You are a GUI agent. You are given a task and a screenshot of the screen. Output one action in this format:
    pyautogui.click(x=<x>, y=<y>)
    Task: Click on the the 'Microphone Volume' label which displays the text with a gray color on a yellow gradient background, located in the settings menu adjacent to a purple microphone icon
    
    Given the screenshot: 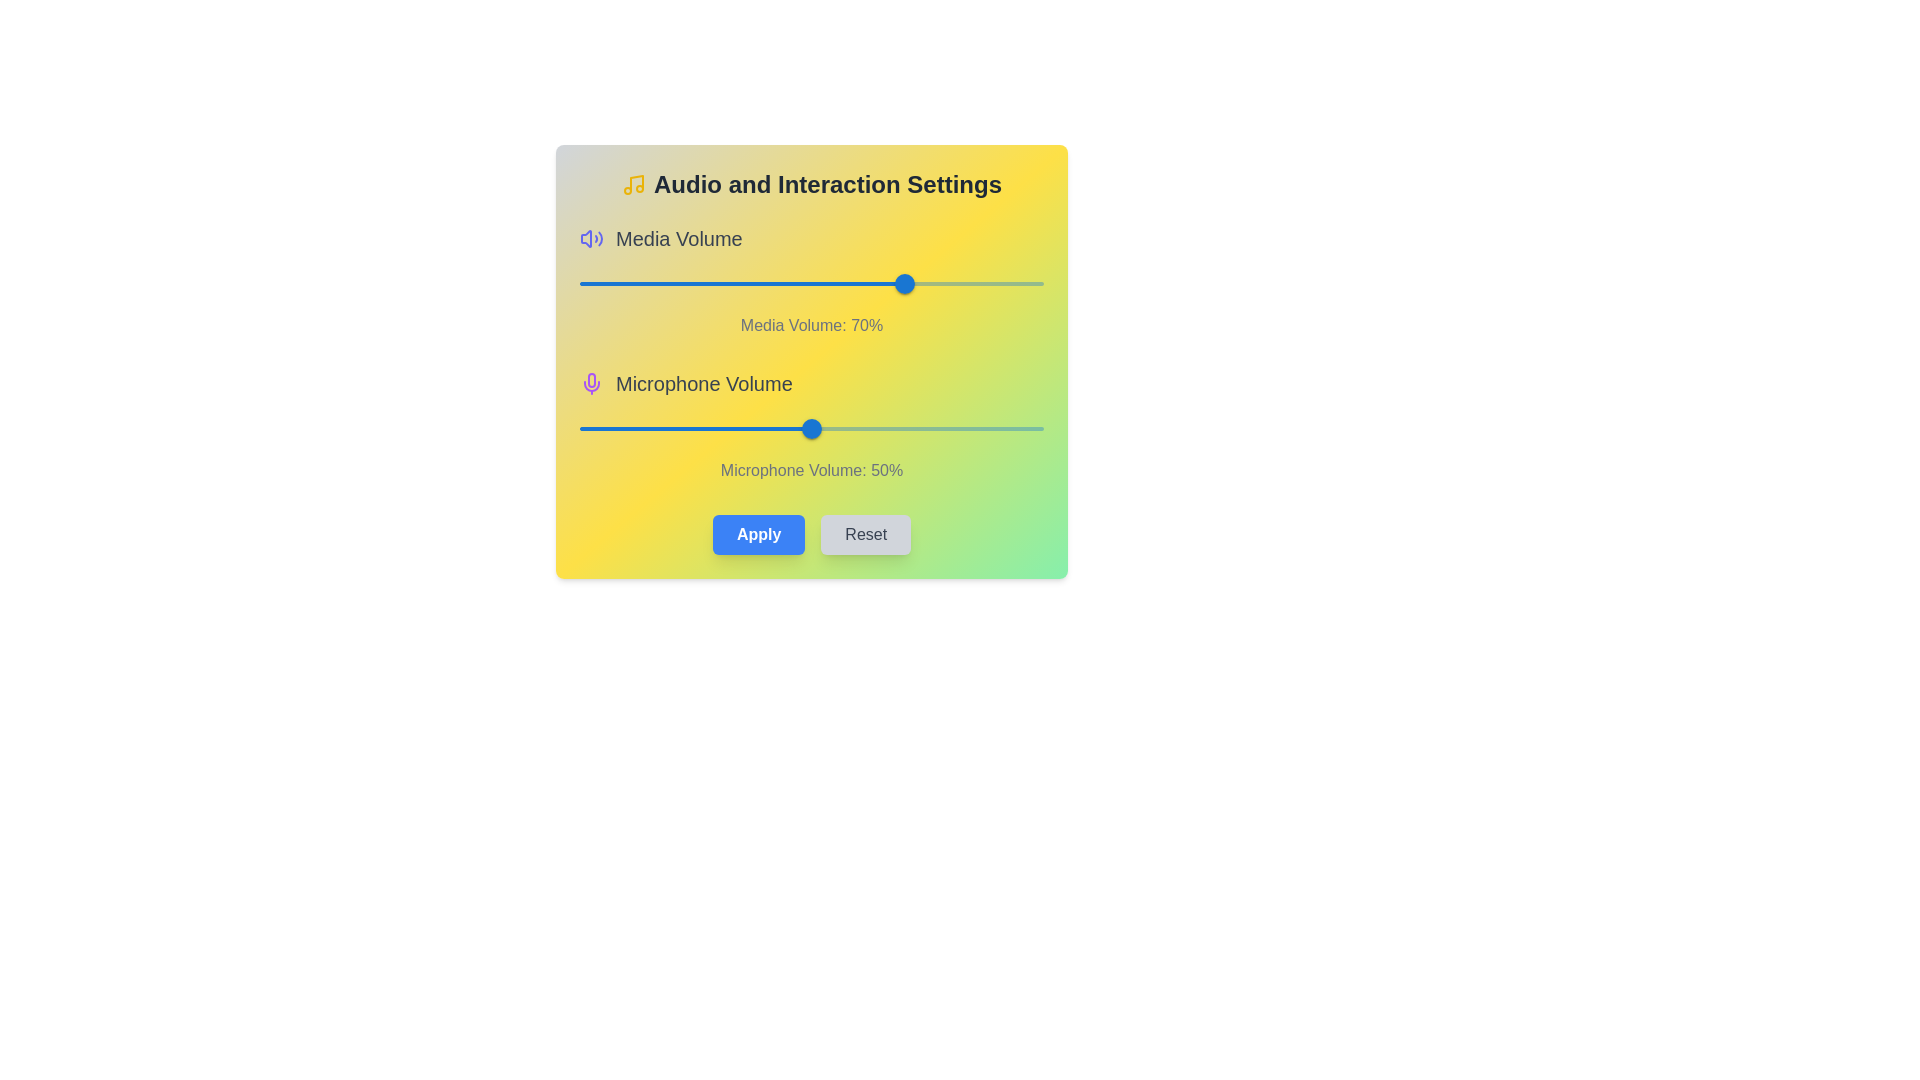 What is the action you would take?
    pyautogui.click(x=704, y=384)
    